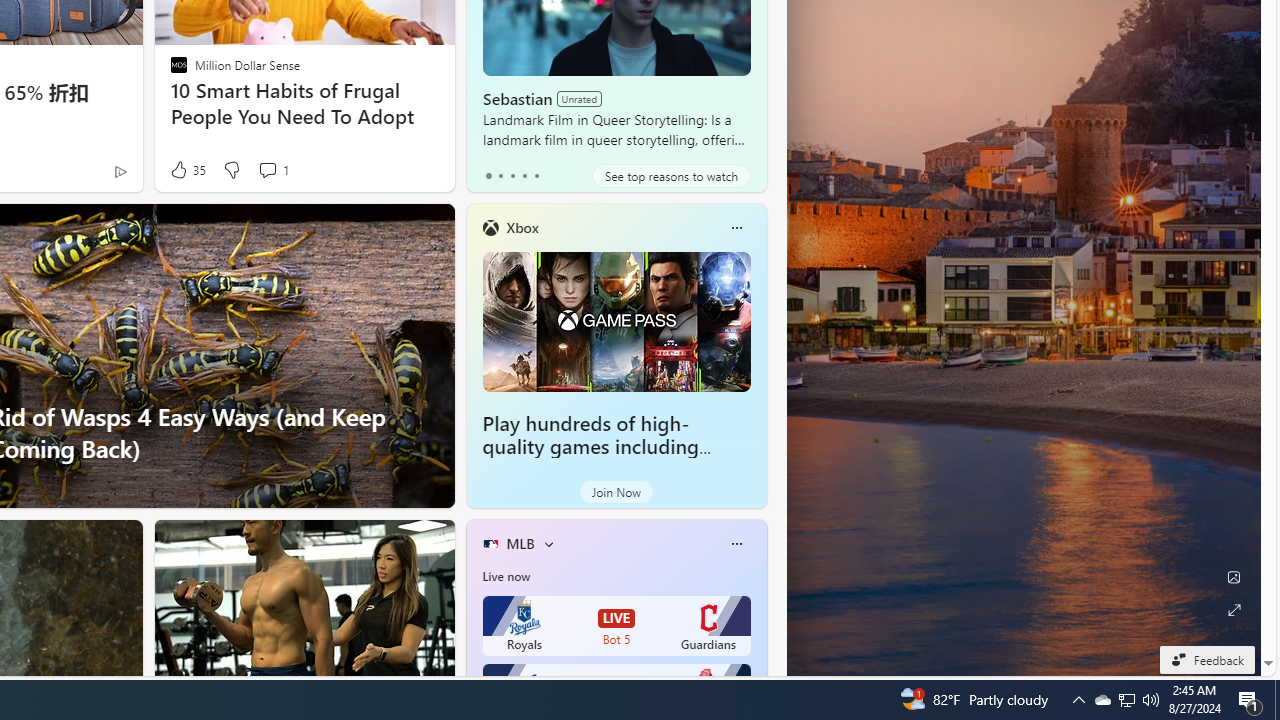 Image resolution: width=1280 pixels, height=720 pixels. Describe the element at coordinates (520, 543) in the screenshot. I see `'MLB'` at that location.